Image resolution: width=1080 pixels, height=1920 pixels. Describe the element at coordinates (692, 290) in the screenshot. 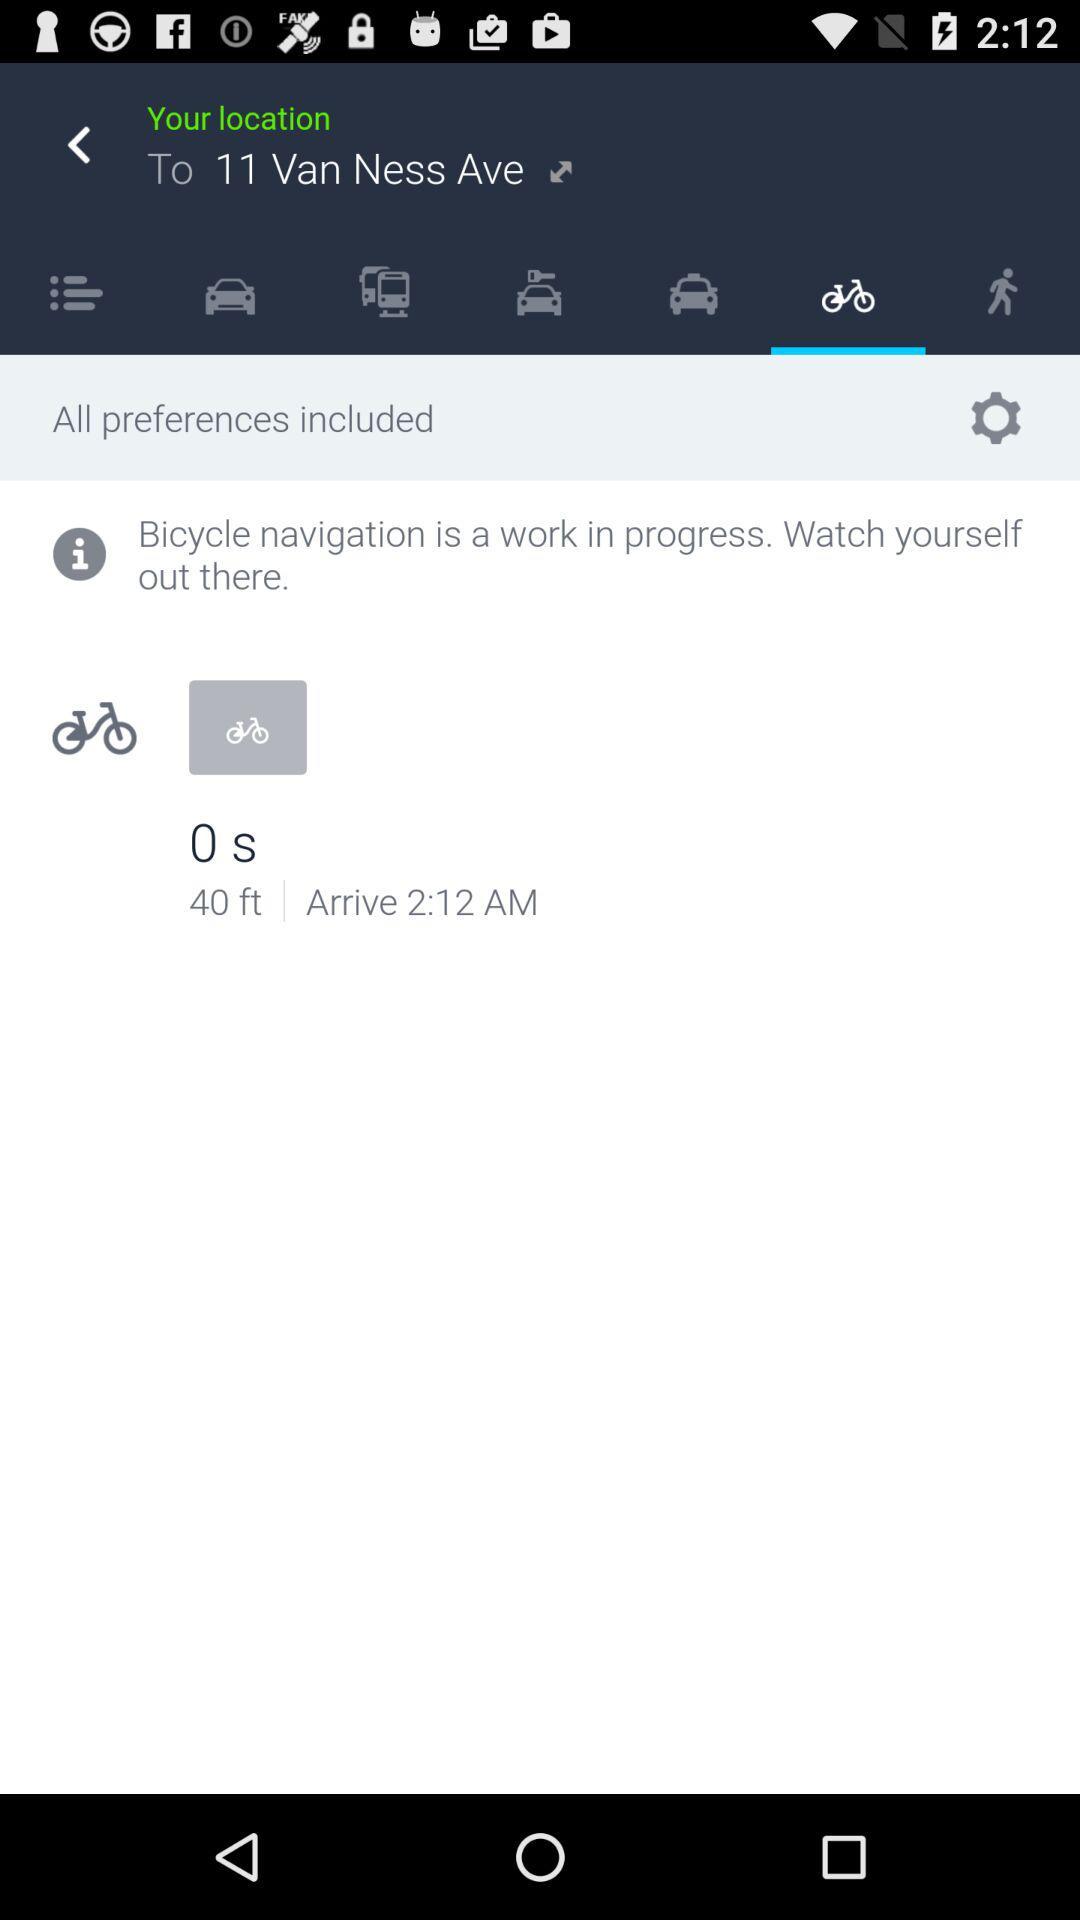

I see `icon next to   item` at that location.